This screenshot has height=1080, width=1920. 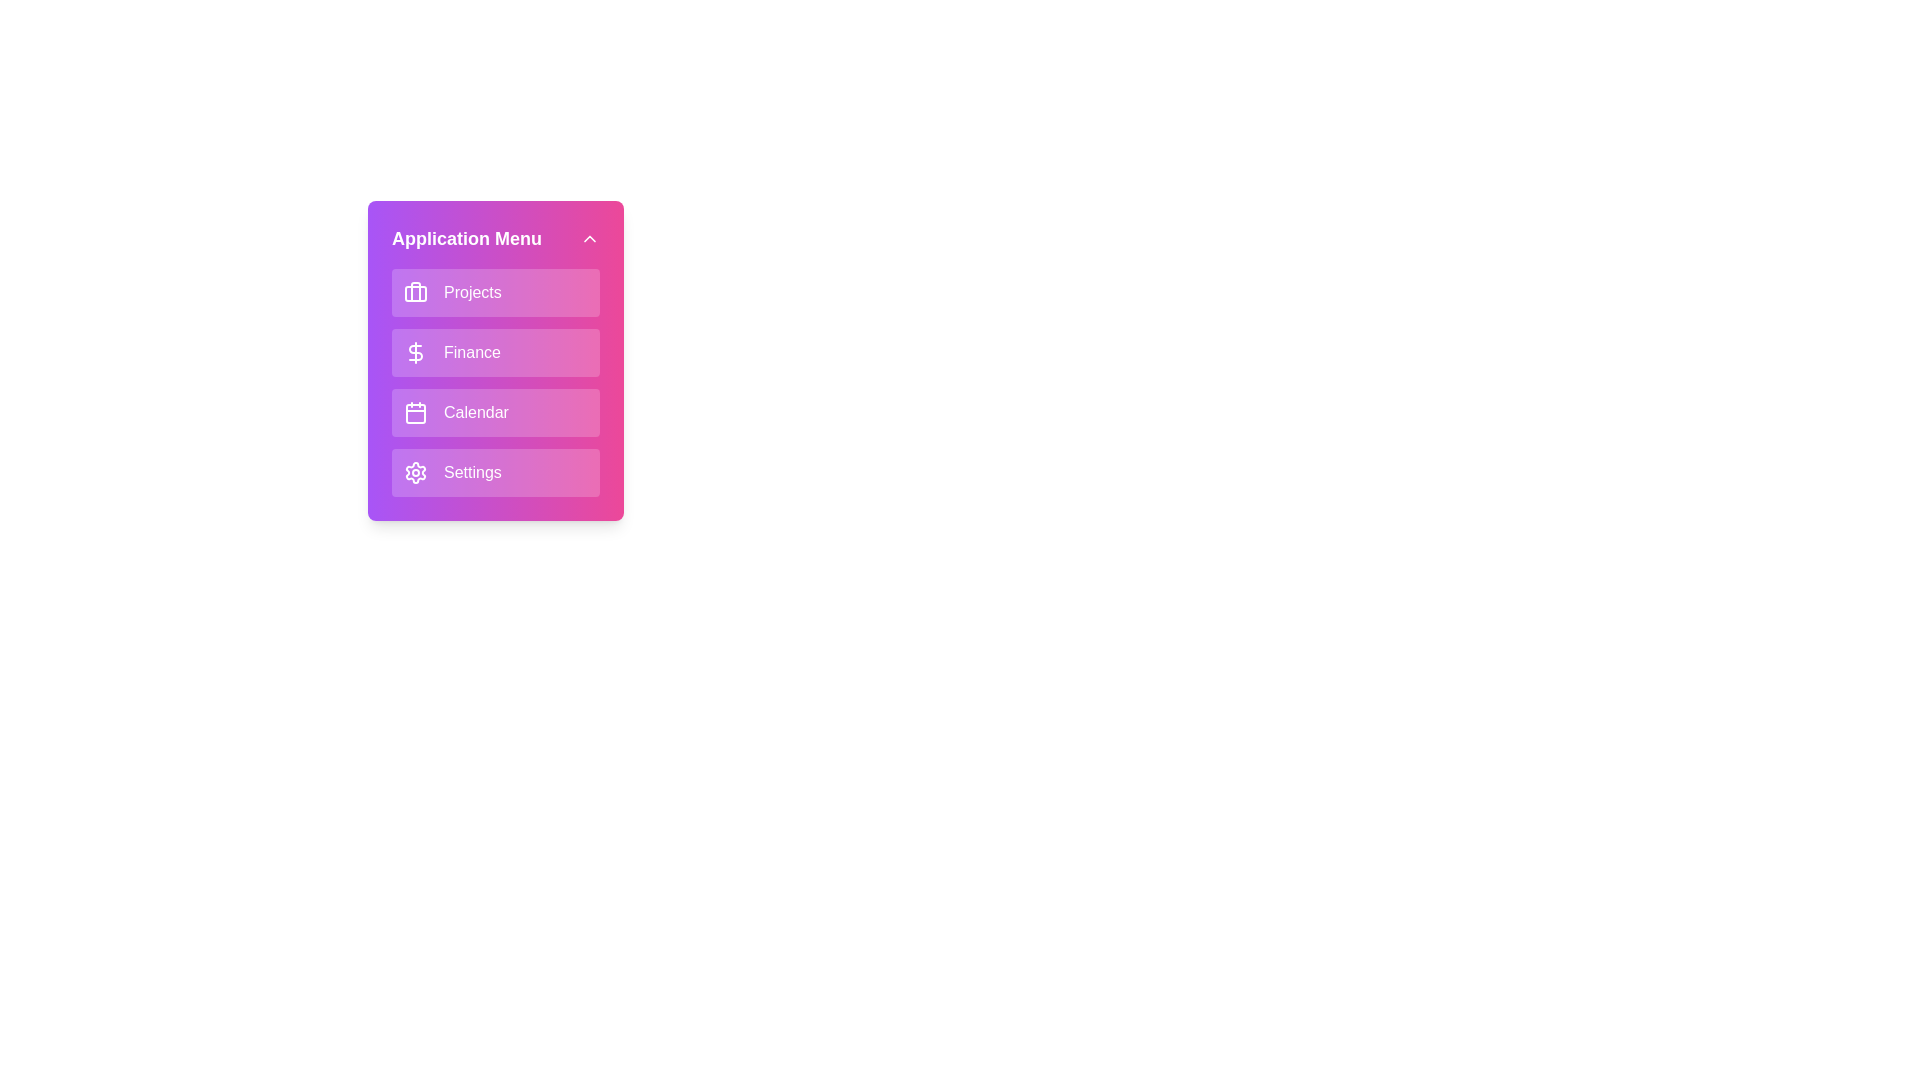 What do you see at coordinates (495, 411) in the screenshot?
I see `the menu item Calendar by clicking on it` at bounding box center [495, 411].